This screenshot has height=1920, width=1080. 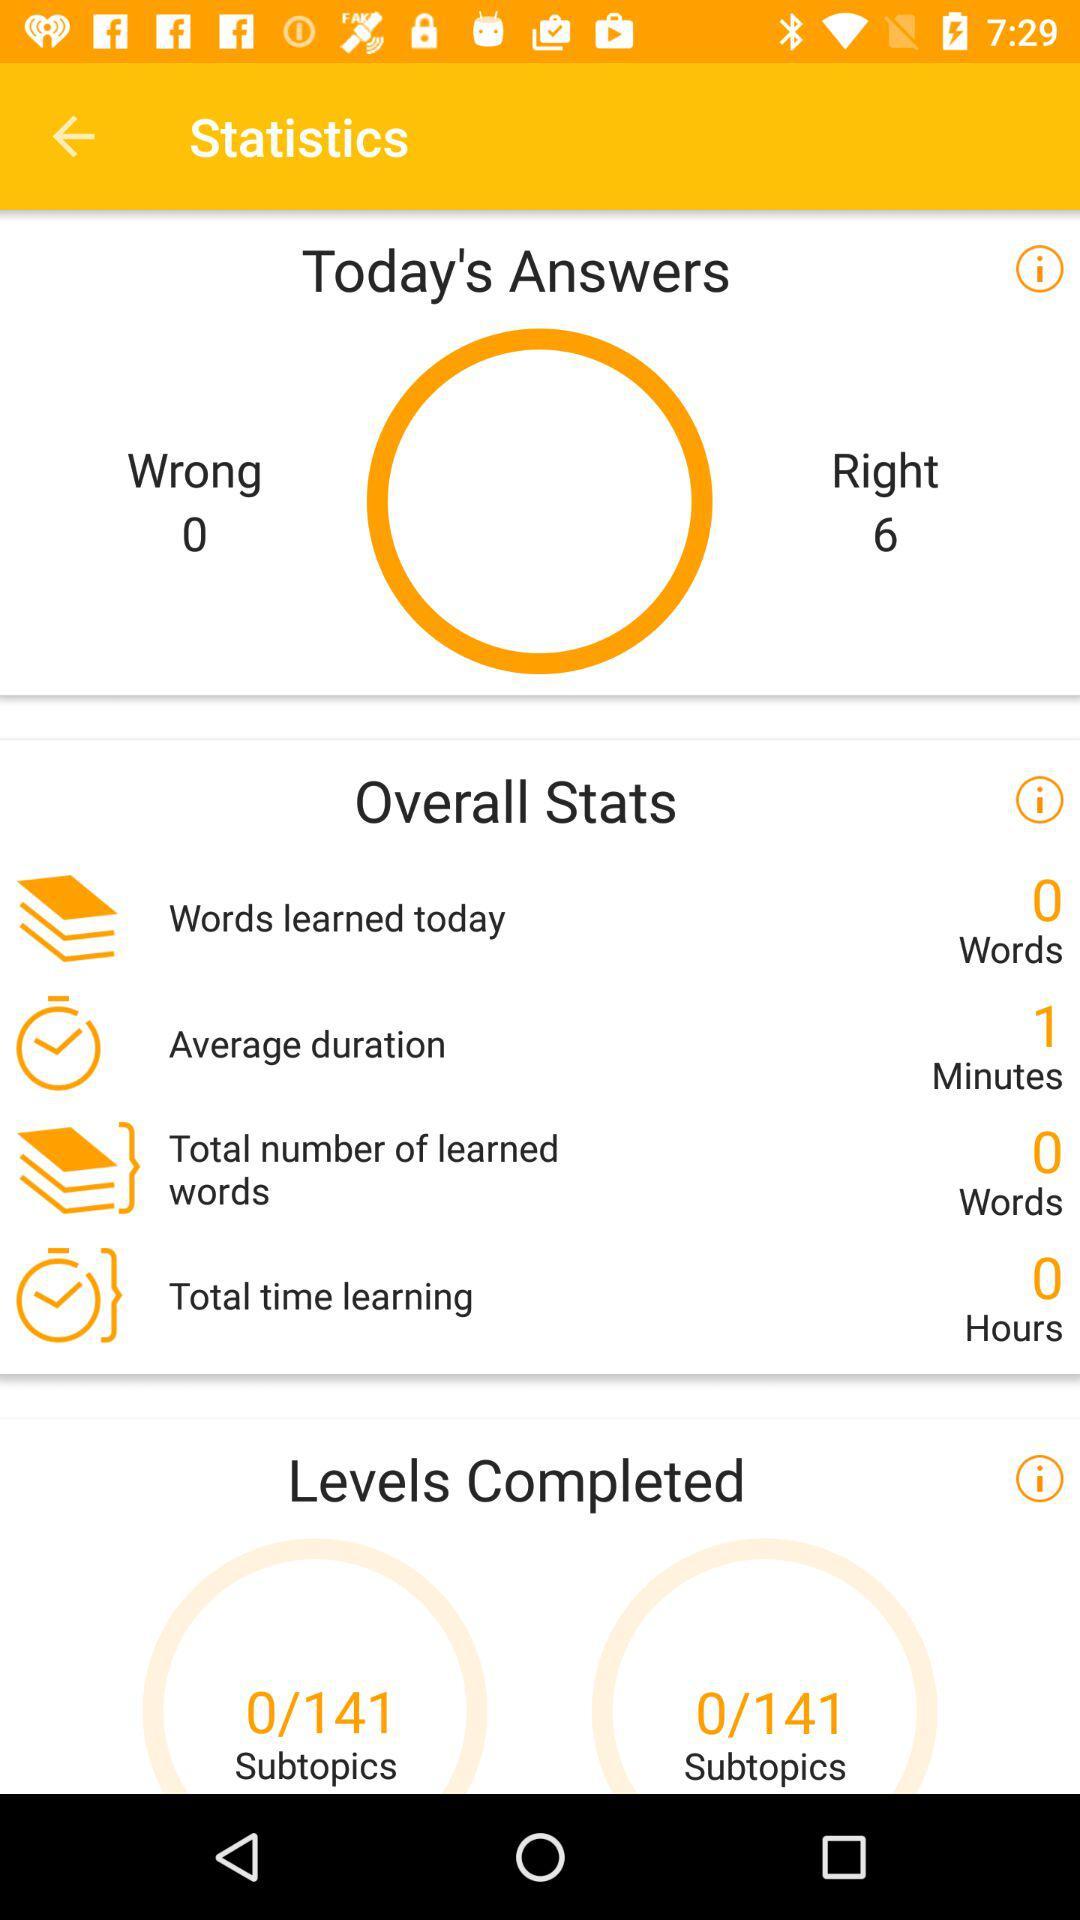 What do you see at coordinates (540, 267) in the screenshot?
I see `the today's answers icon` at bounding box center [540, 267].